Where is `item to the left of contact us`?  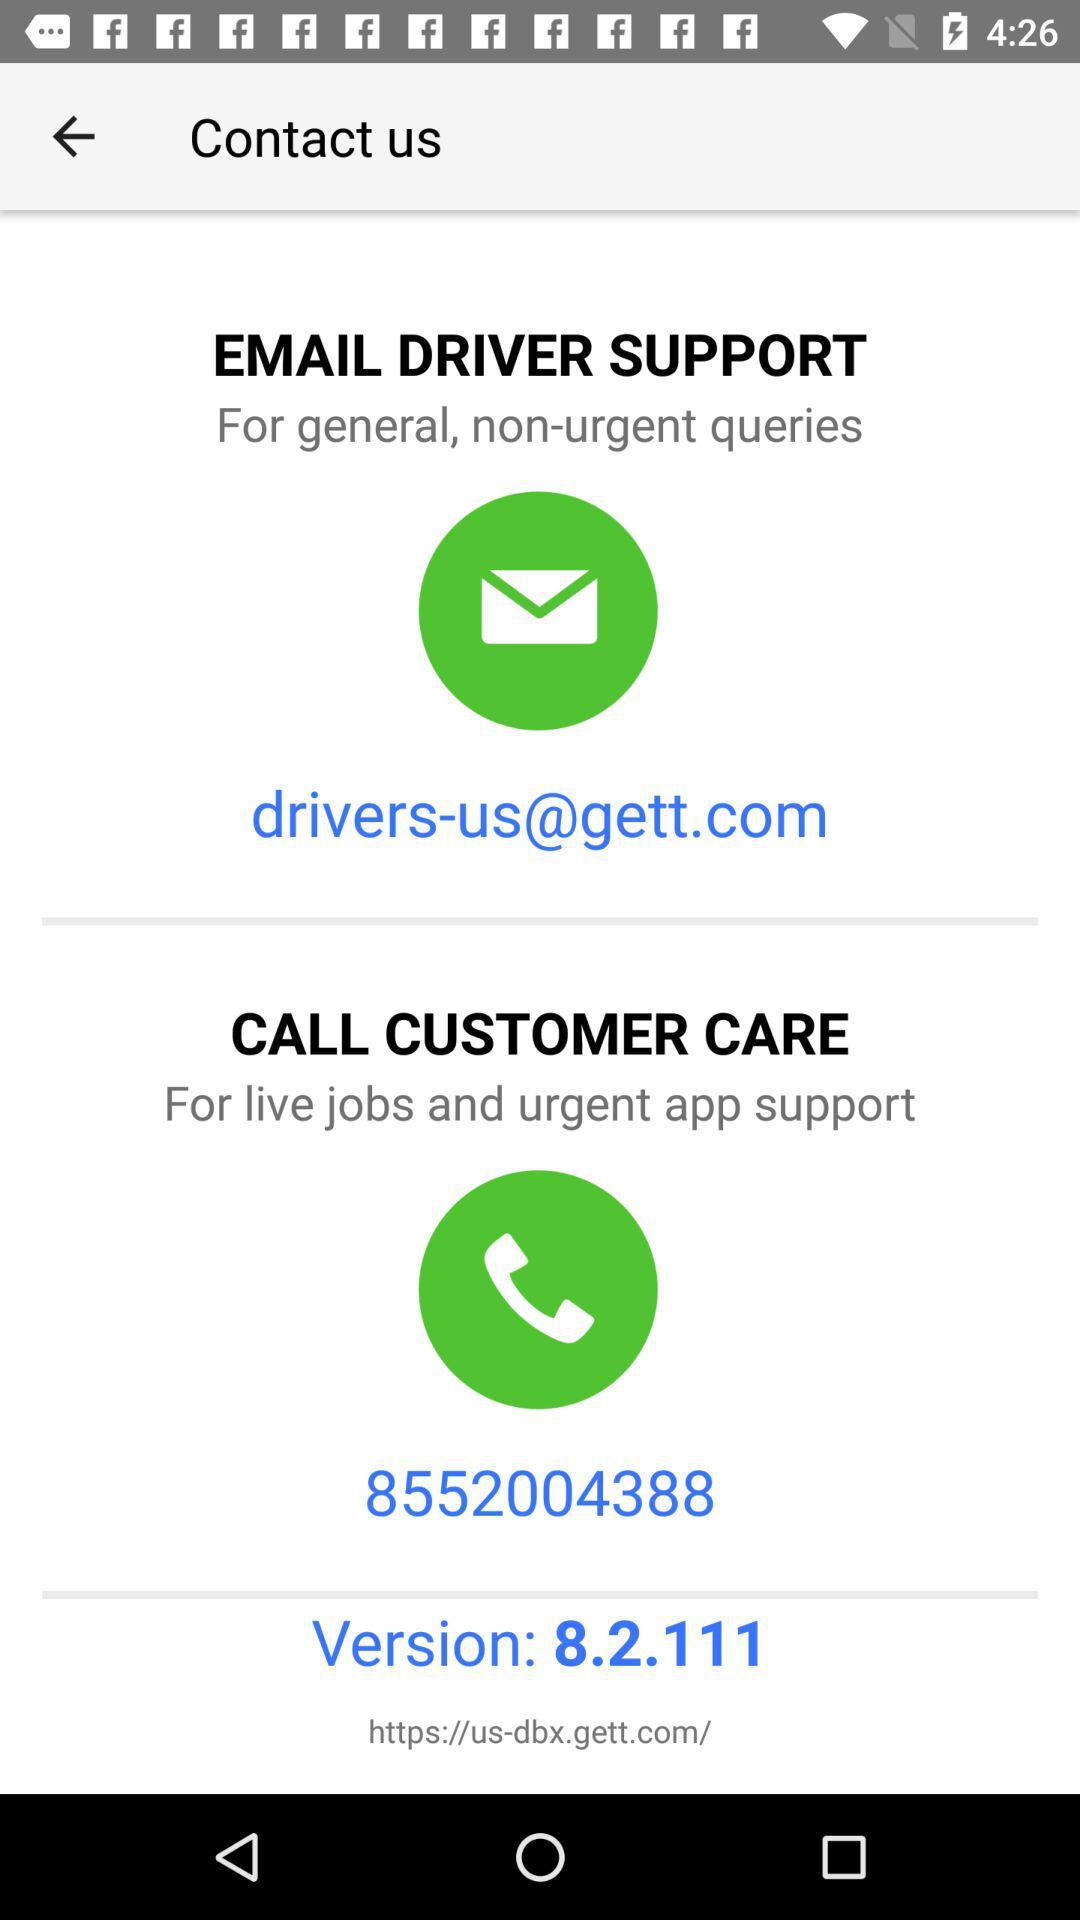
item to the left of contact us is located at coordinates (72, 135).